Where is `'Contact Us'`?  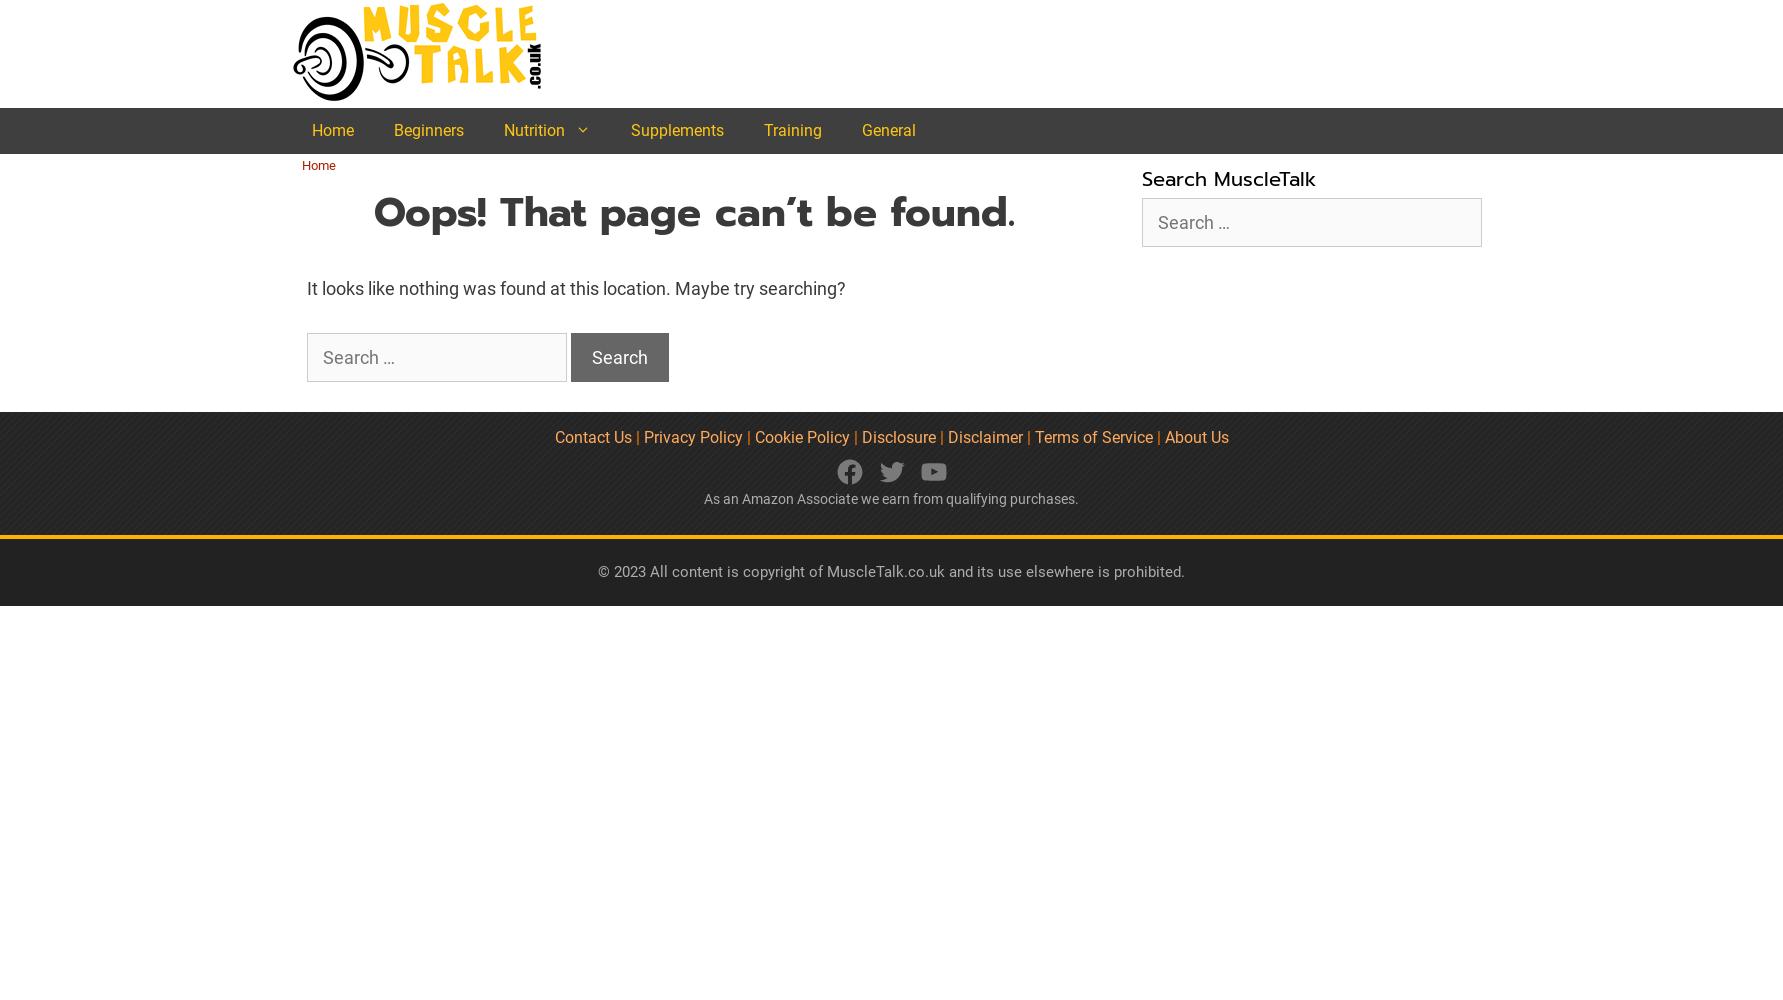 'Contact Us' is located at coordinates (591, 436).